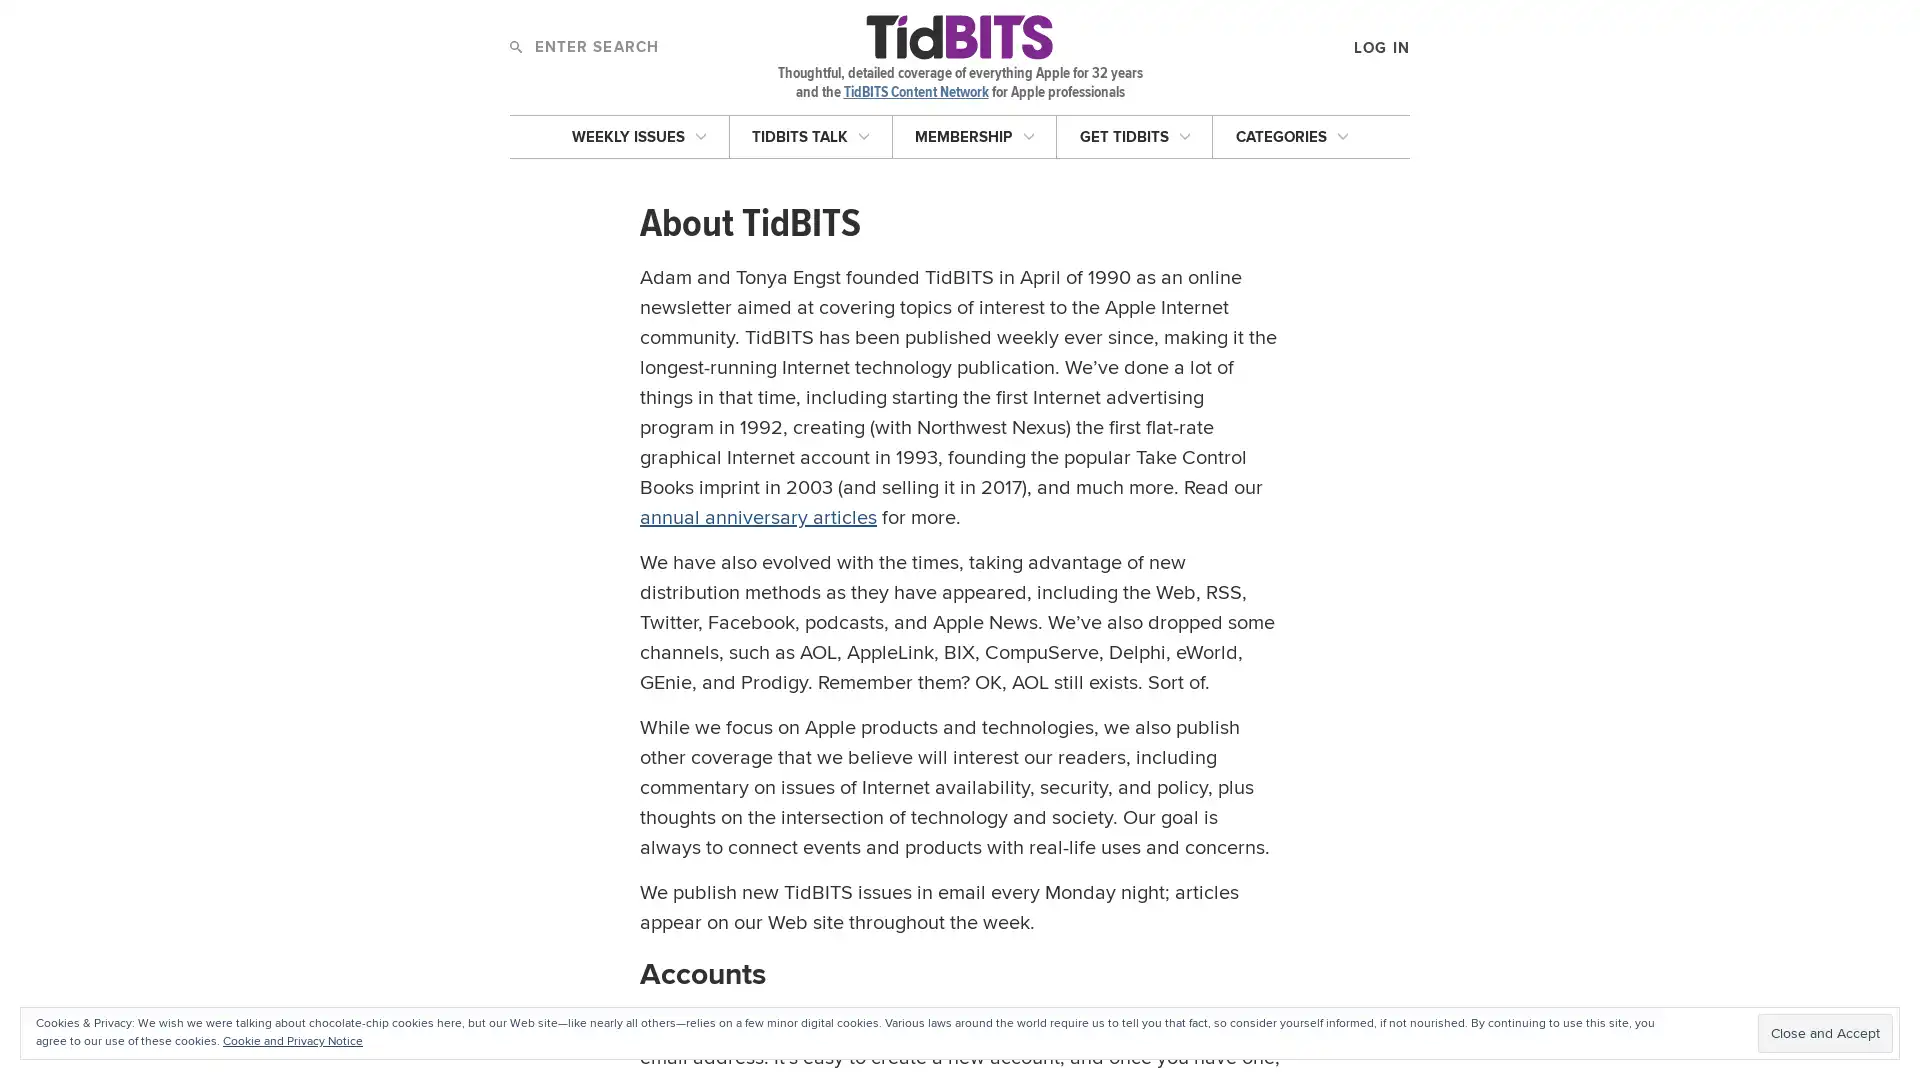  I want to click on LOG IN, so click(1289, 158).